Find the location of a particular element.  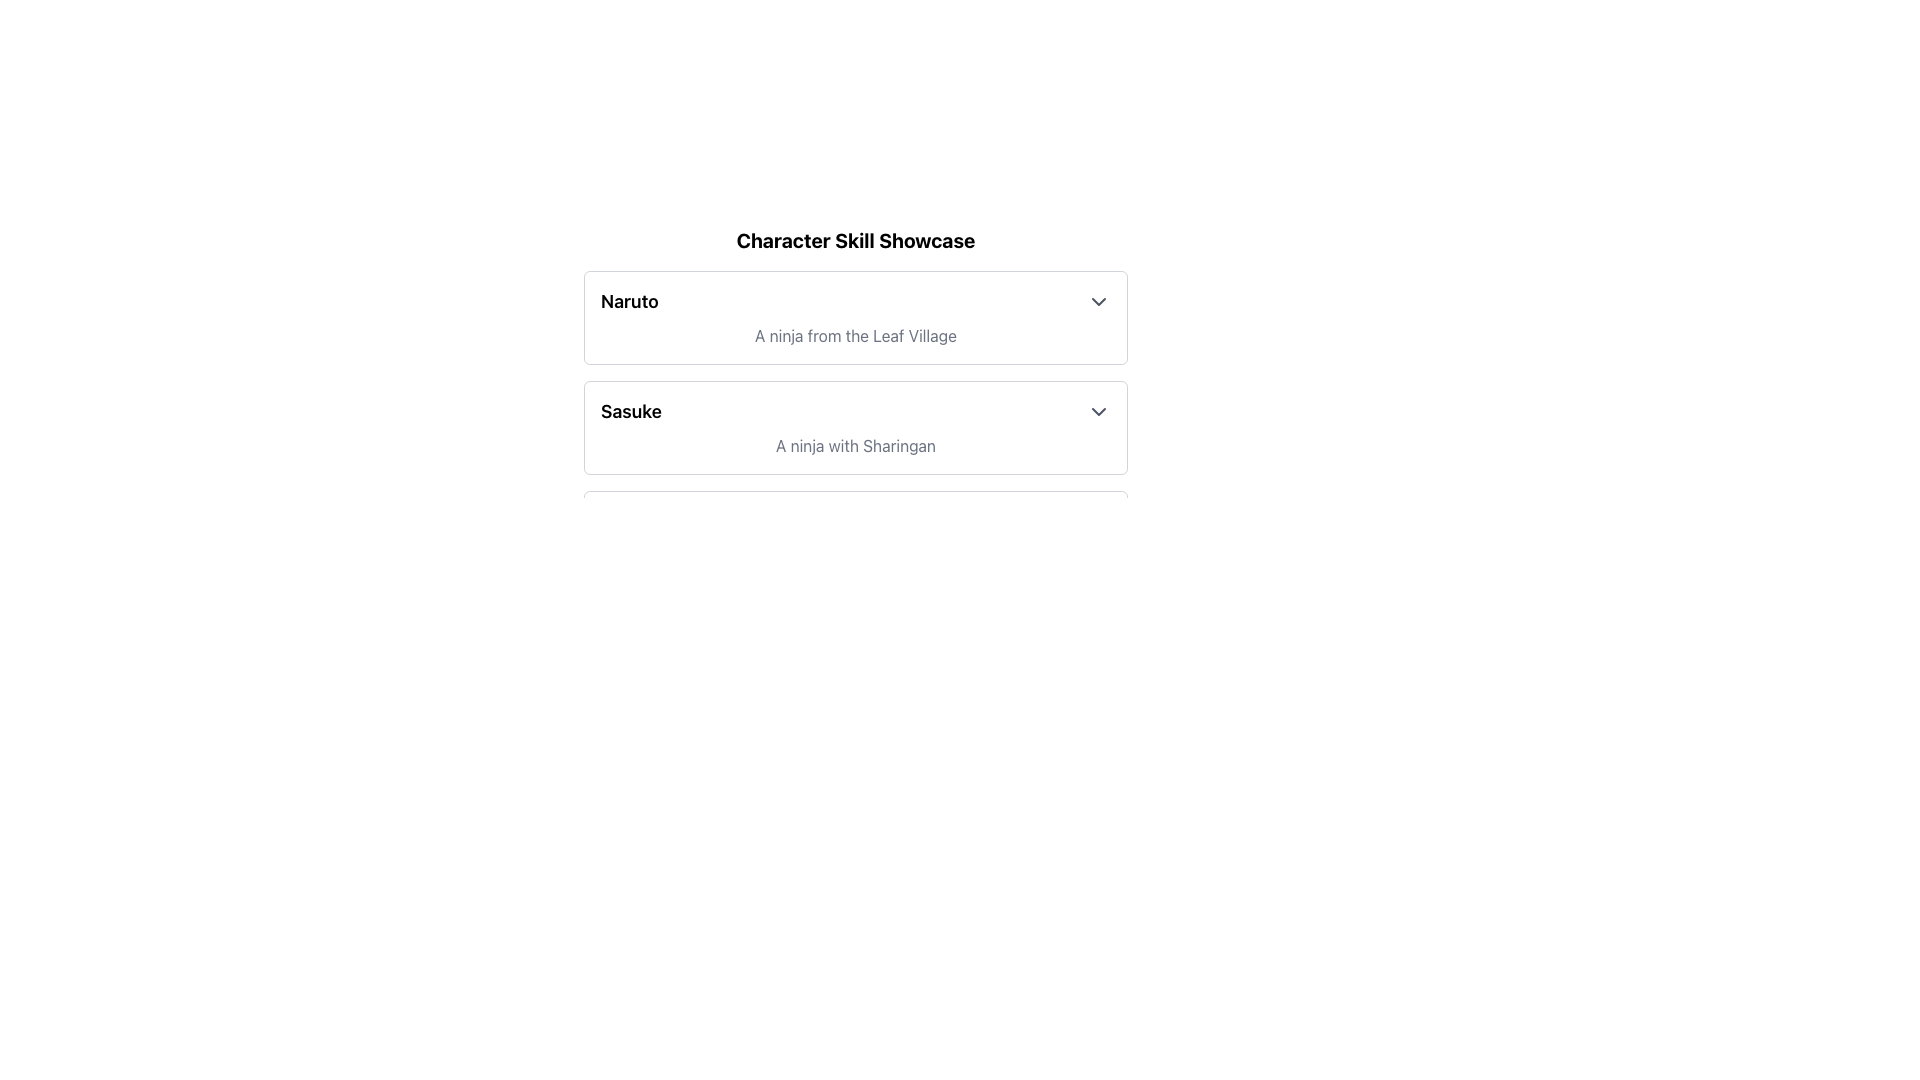

the Dropdown Header labeled 'Sasuke' for keyboard navigation is located at coordinates (855, 411).